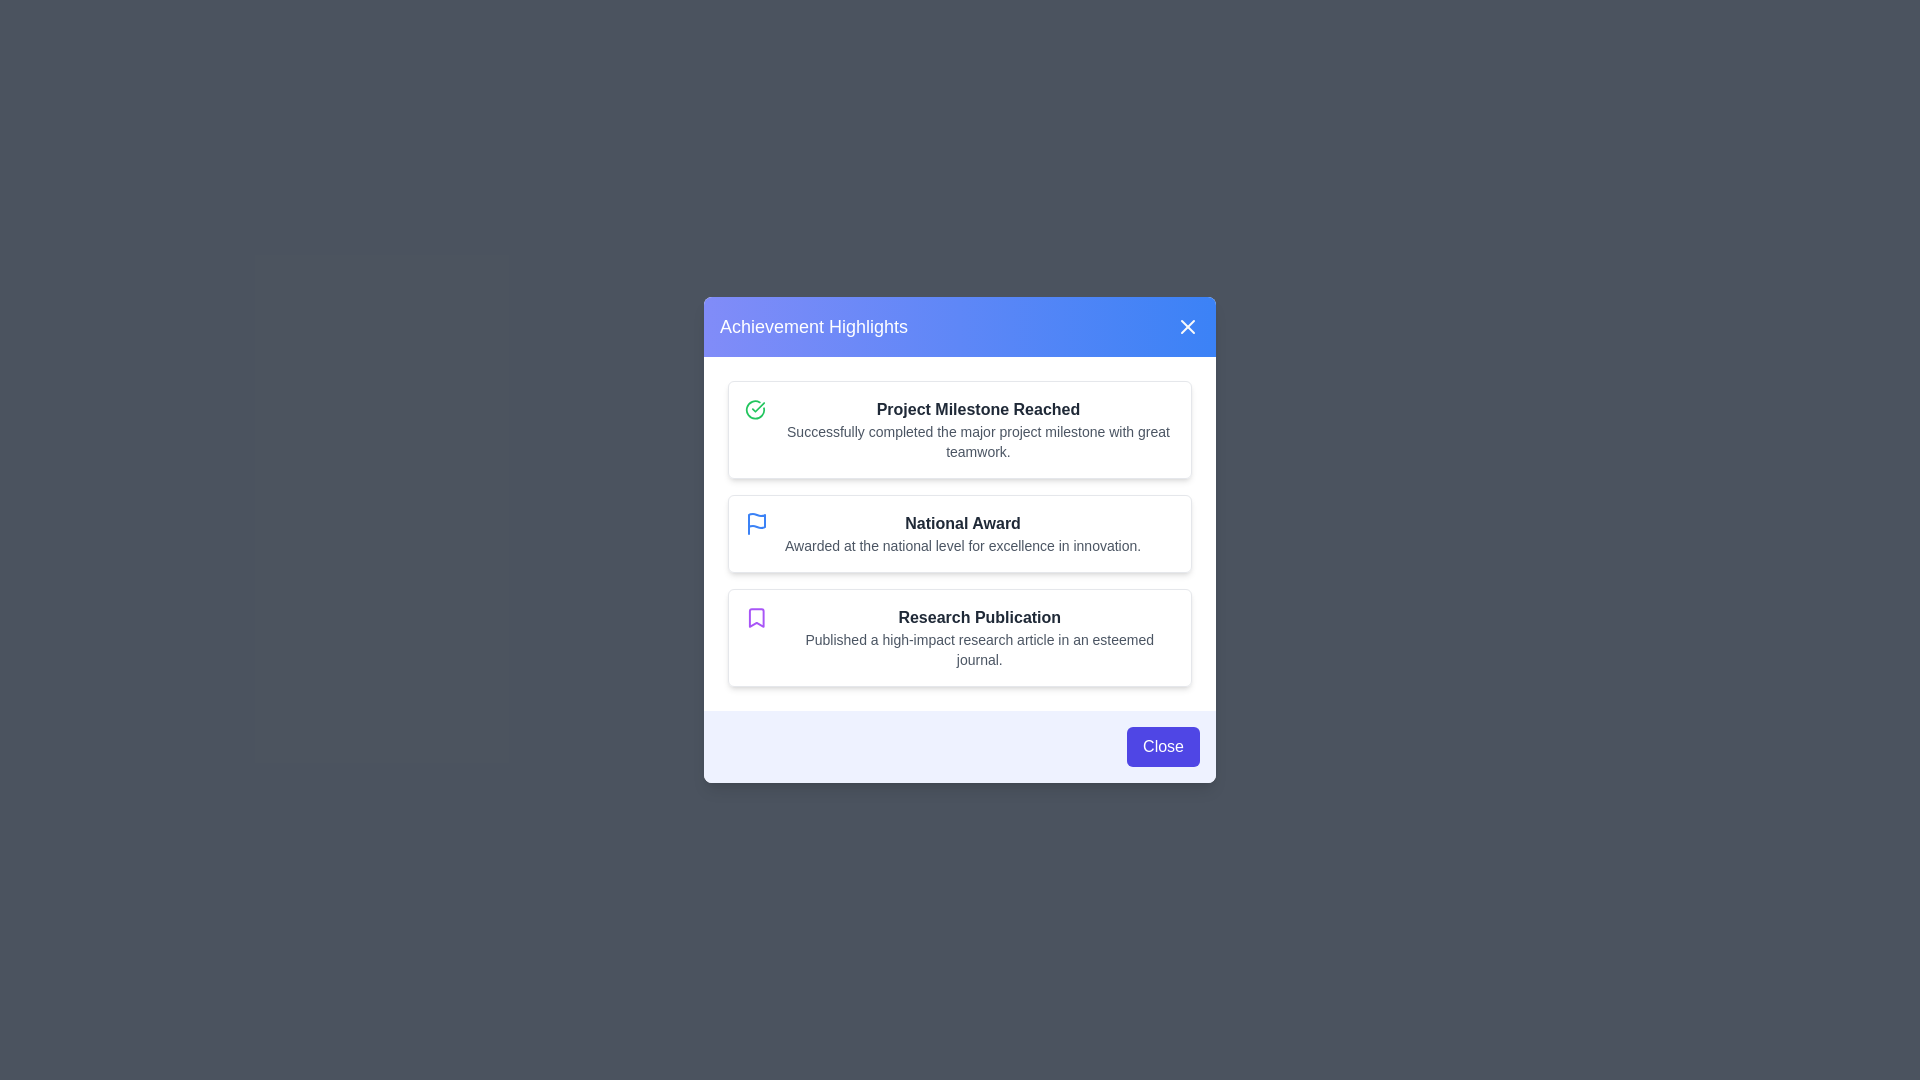  I want to click on the static text label that reads 'Published a high-impact research article in an esteemed journal.', located under the heading 'Research Publication', so click(979, 650).